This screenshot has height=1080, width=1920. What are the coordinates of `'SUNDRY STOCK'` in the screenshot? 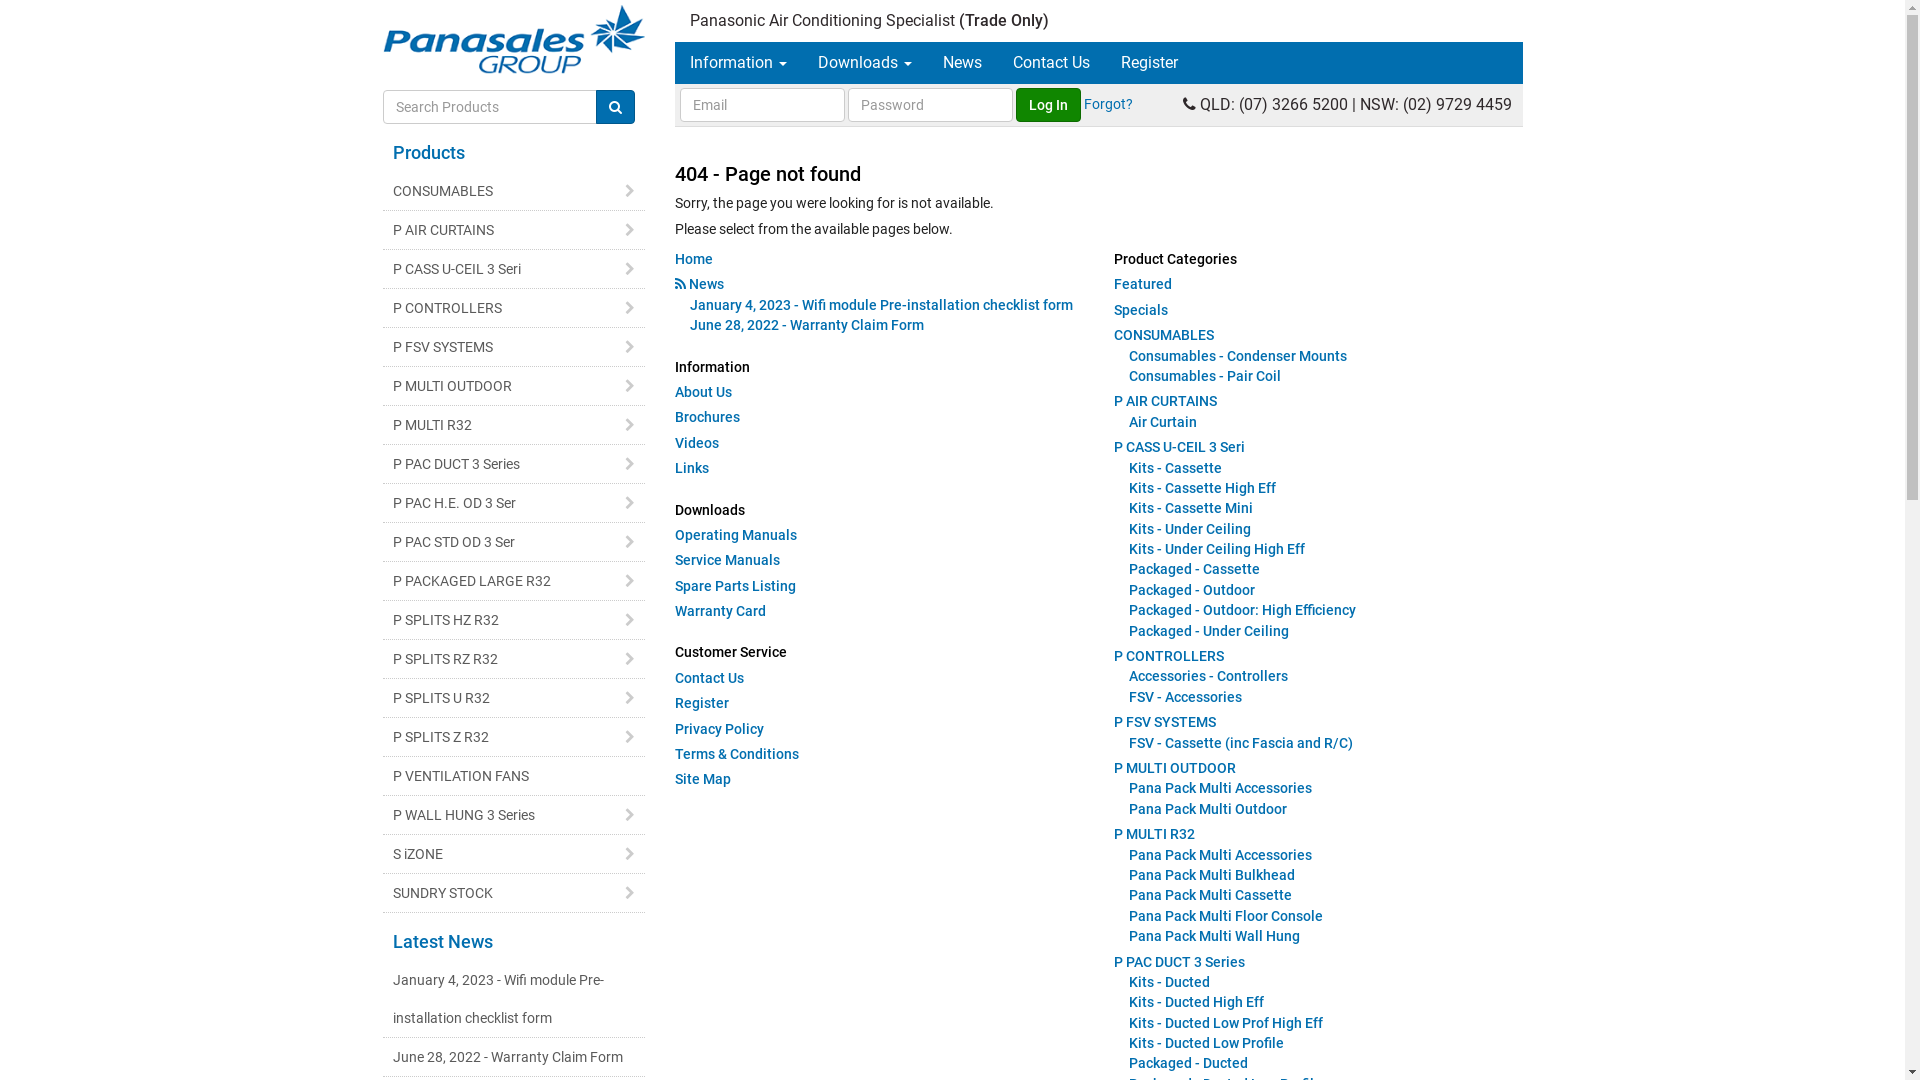 It's located at (513, 892).